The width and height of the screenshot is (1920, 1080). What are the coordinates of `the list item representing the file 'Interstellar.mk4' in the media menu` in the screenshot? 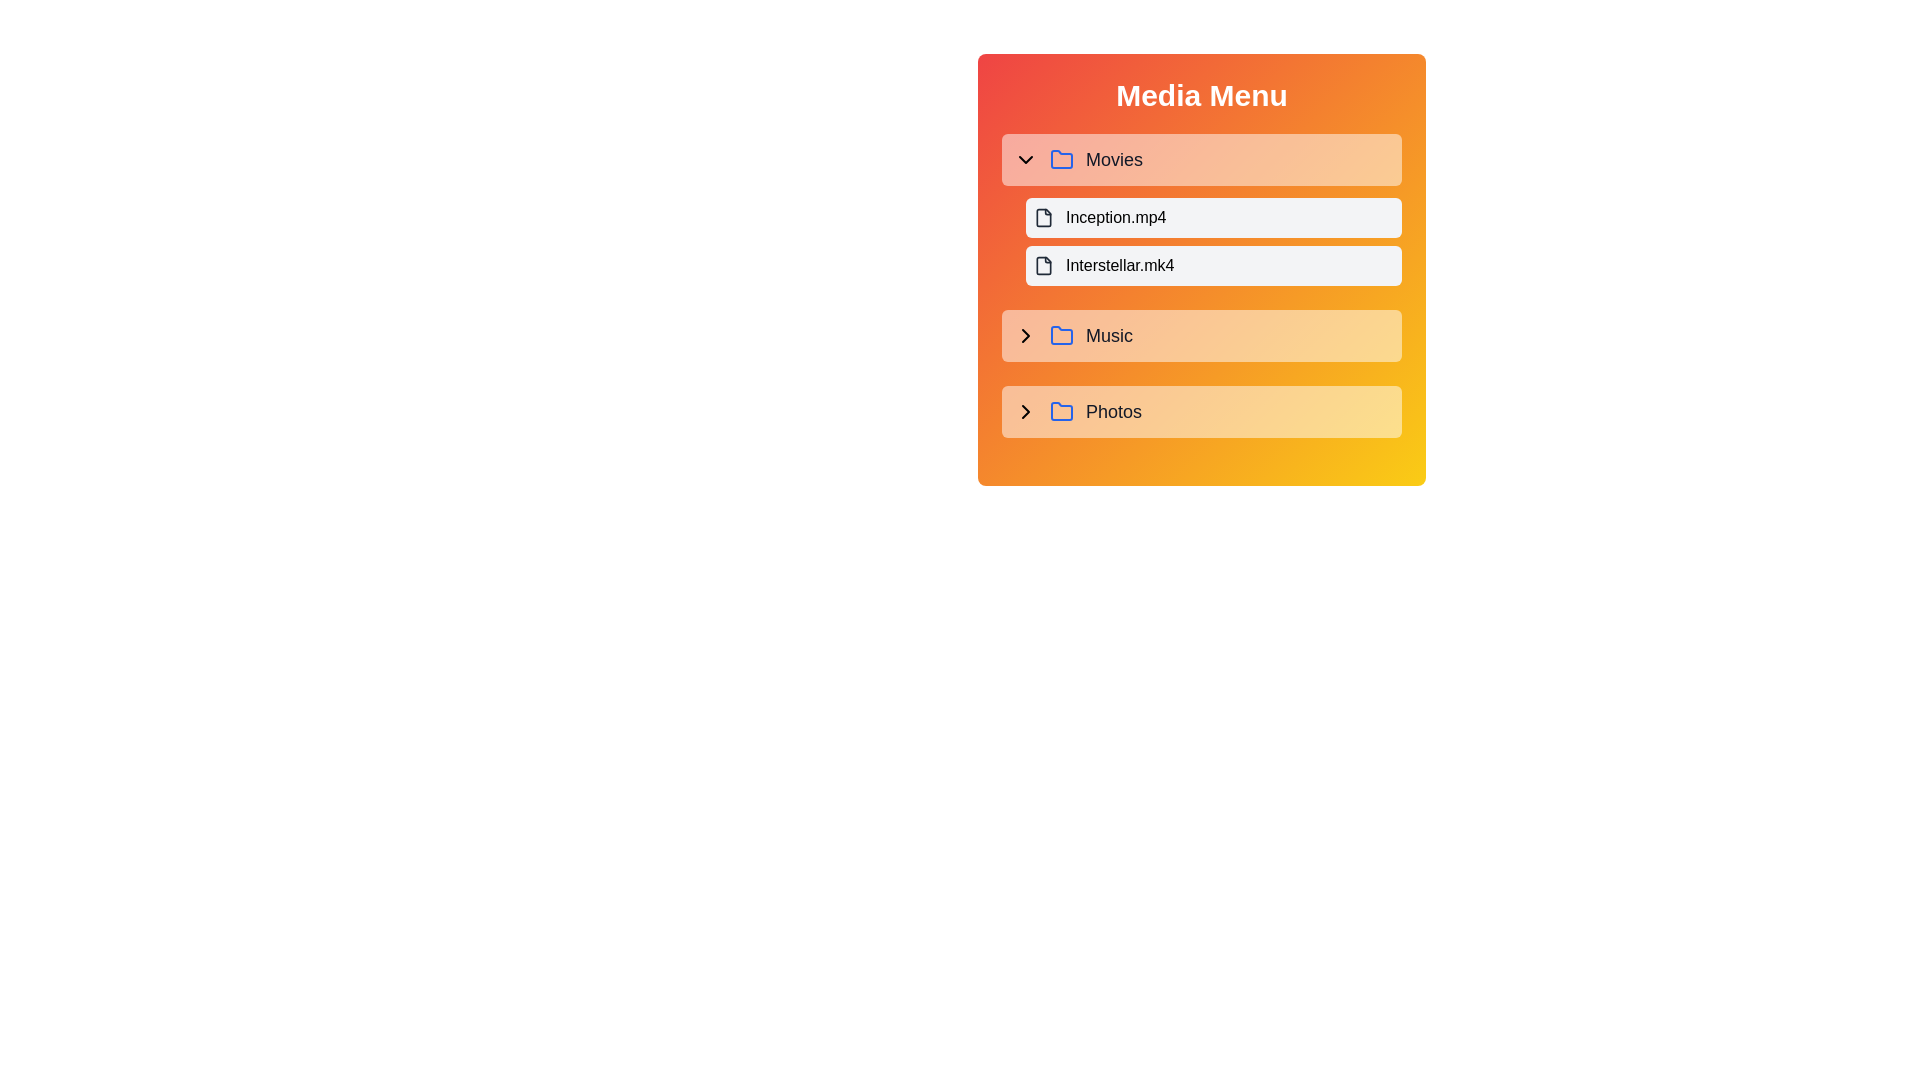 It's located at (1213, 265).